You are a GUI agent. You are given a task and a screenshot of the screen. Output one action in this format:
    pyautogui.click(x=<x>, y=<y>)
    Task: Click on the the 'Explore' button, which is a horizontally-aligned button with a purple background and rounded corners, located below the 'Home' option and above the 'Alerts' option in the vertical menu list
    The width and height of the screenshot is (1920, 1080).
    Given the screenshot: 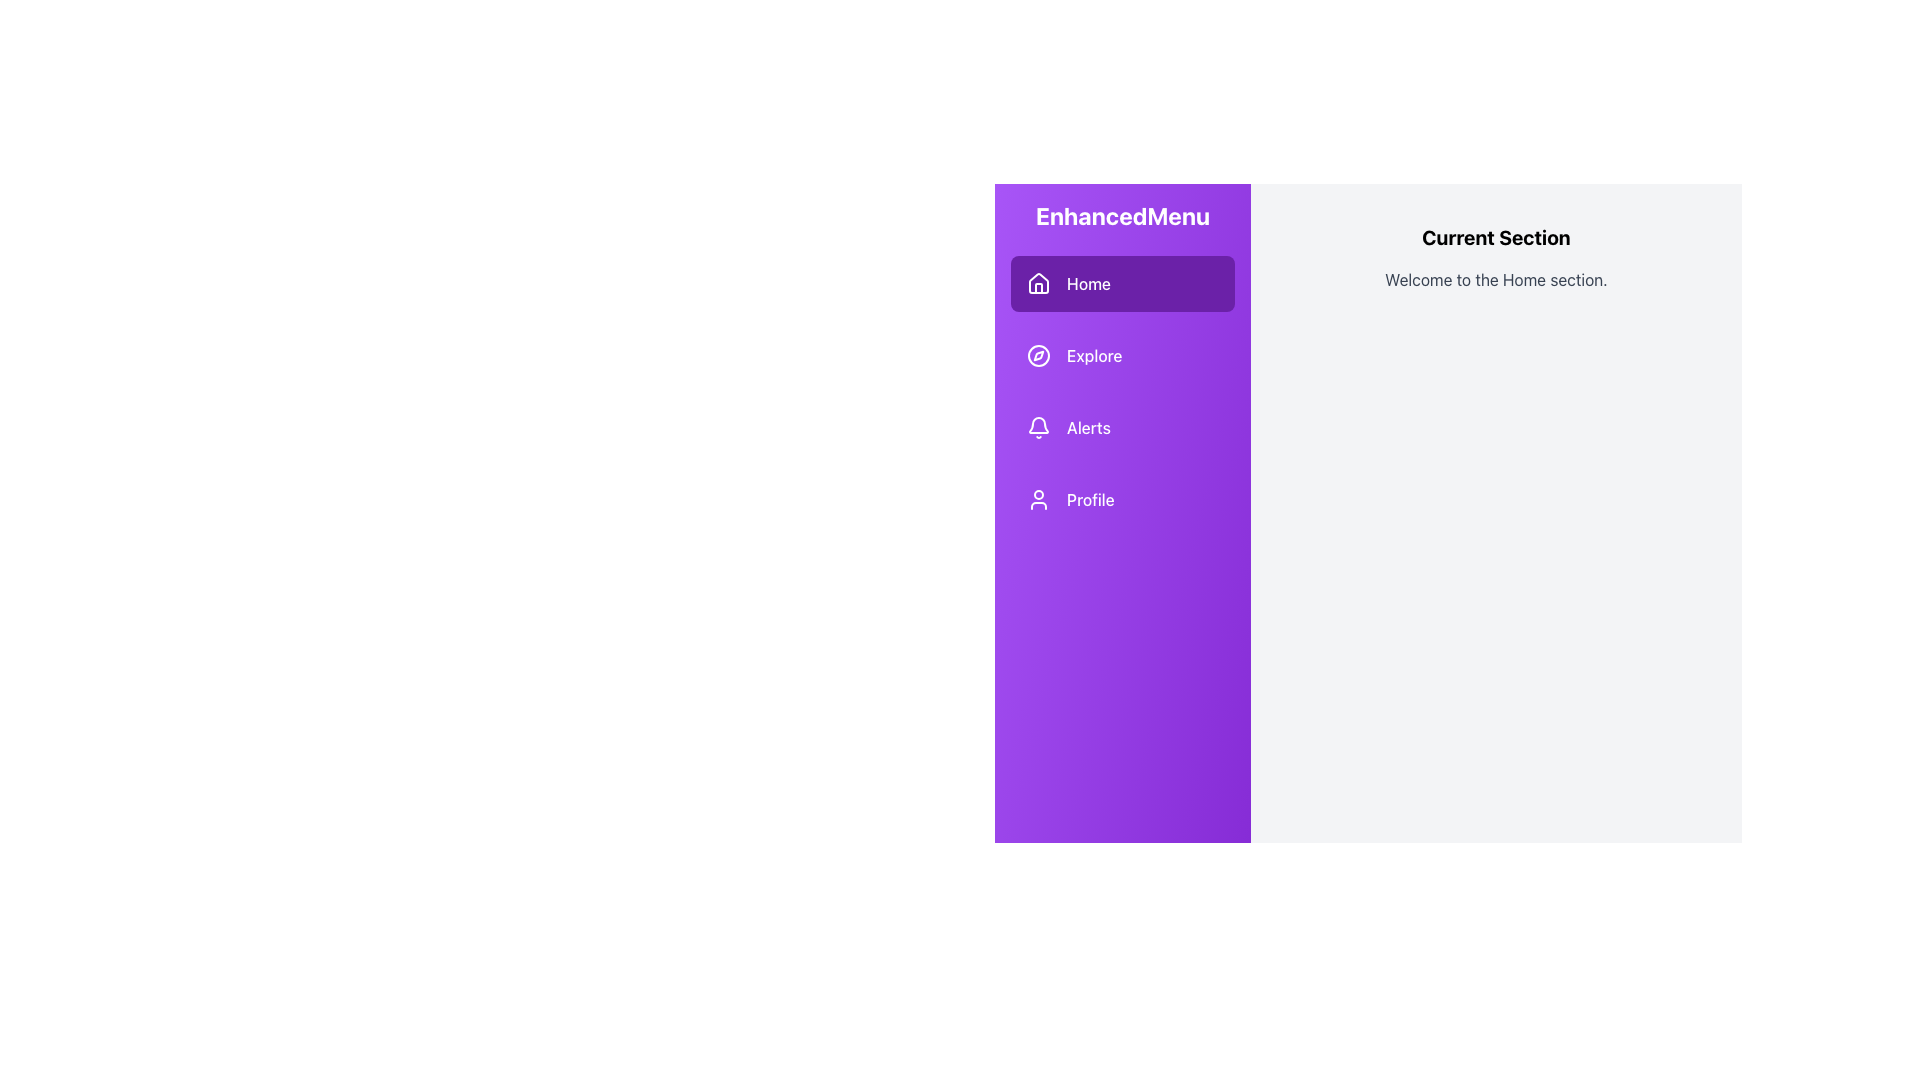 What is the action you would take?
    pyautogui.click(x=1123, y=354)
    